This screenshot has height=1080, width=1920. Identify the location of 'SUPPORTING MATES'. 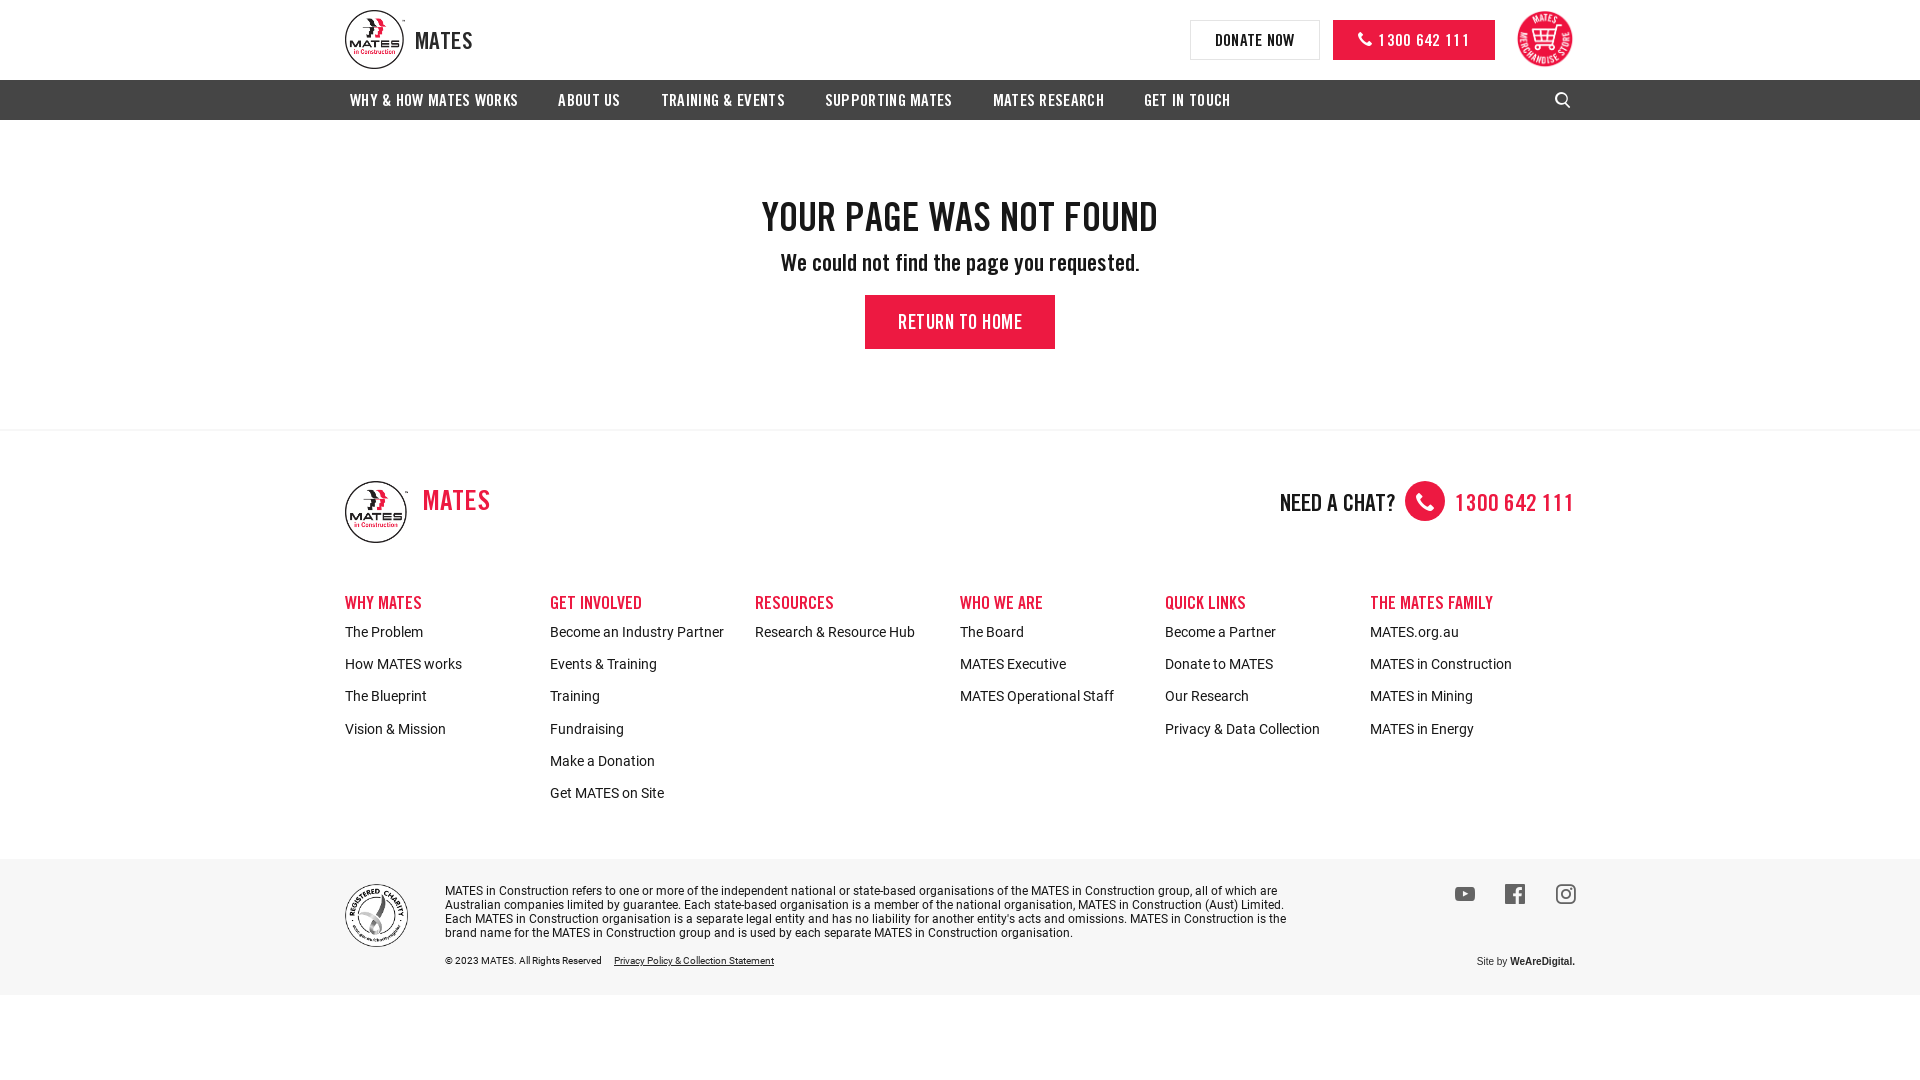
(887, 101).